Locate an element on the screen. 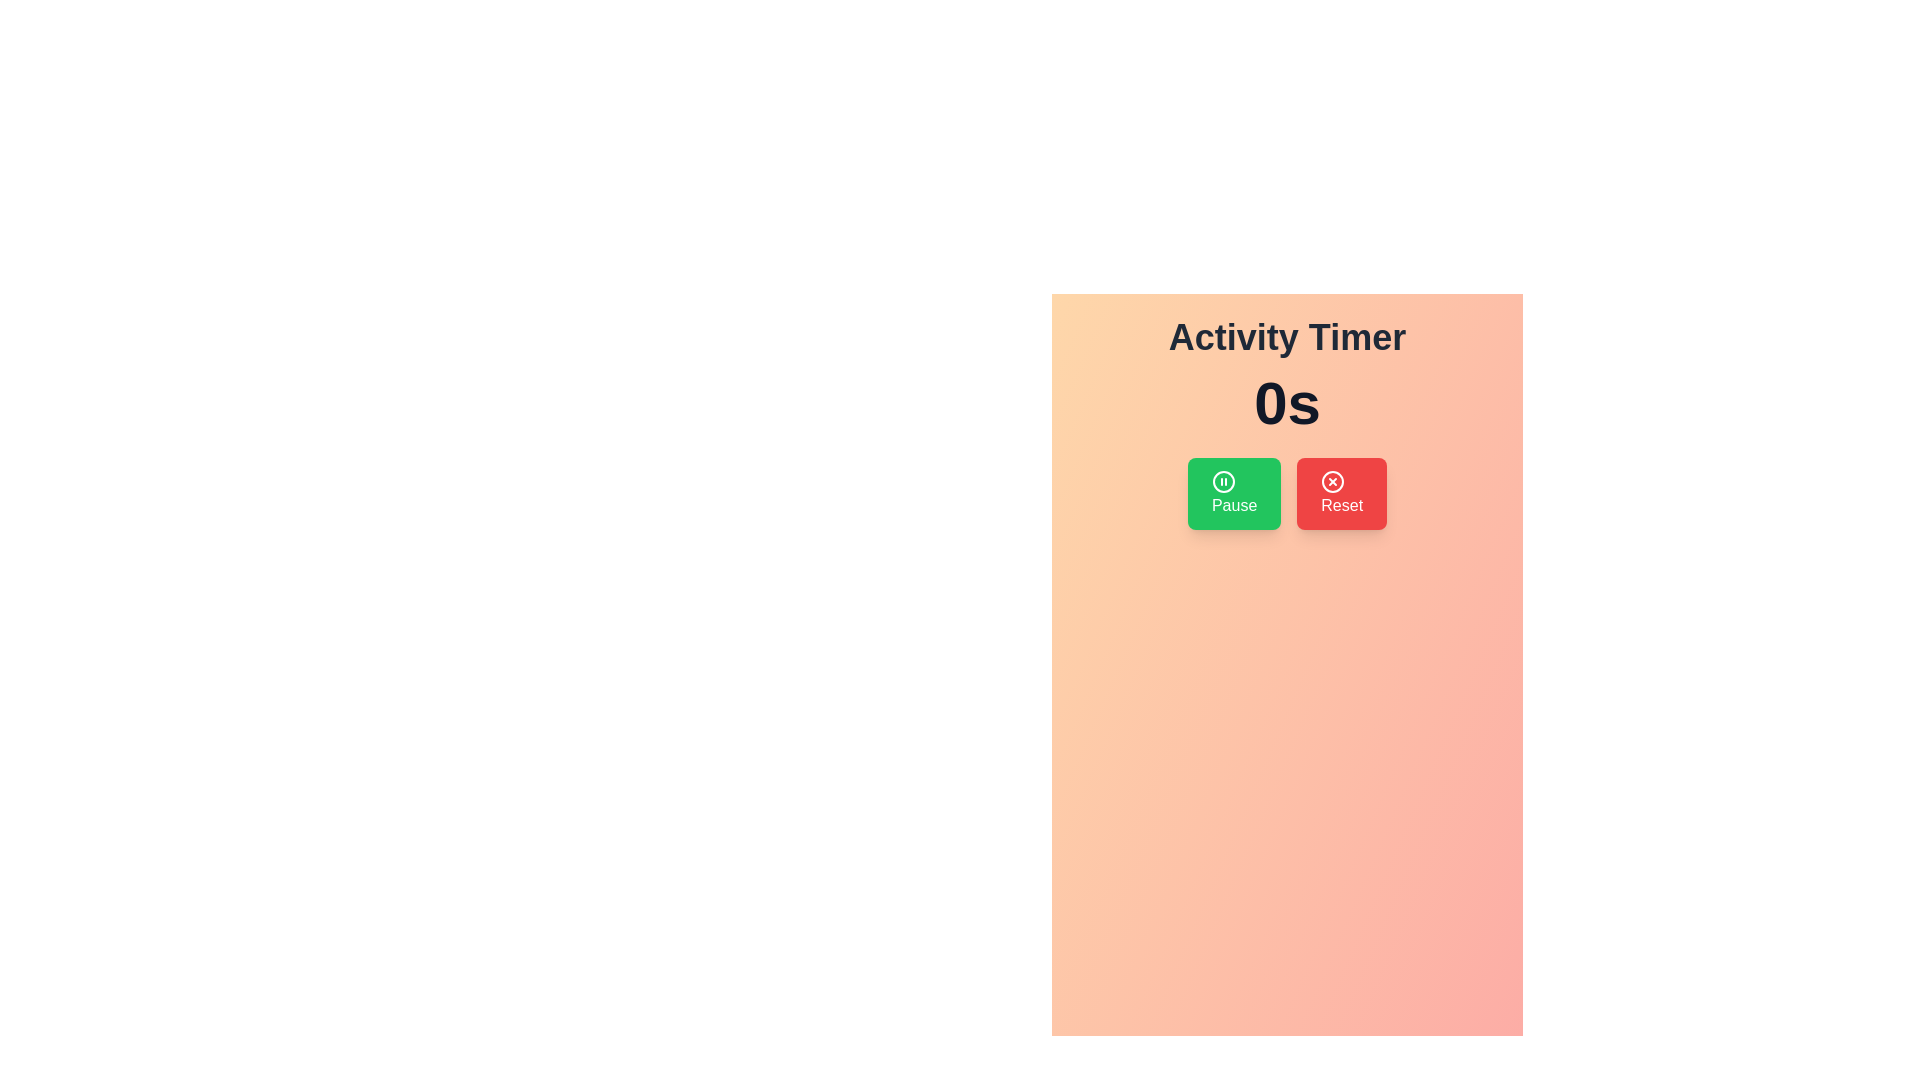  the circular green 'Pause' icon with two vertical bars is located at coordinates (1223, 482).